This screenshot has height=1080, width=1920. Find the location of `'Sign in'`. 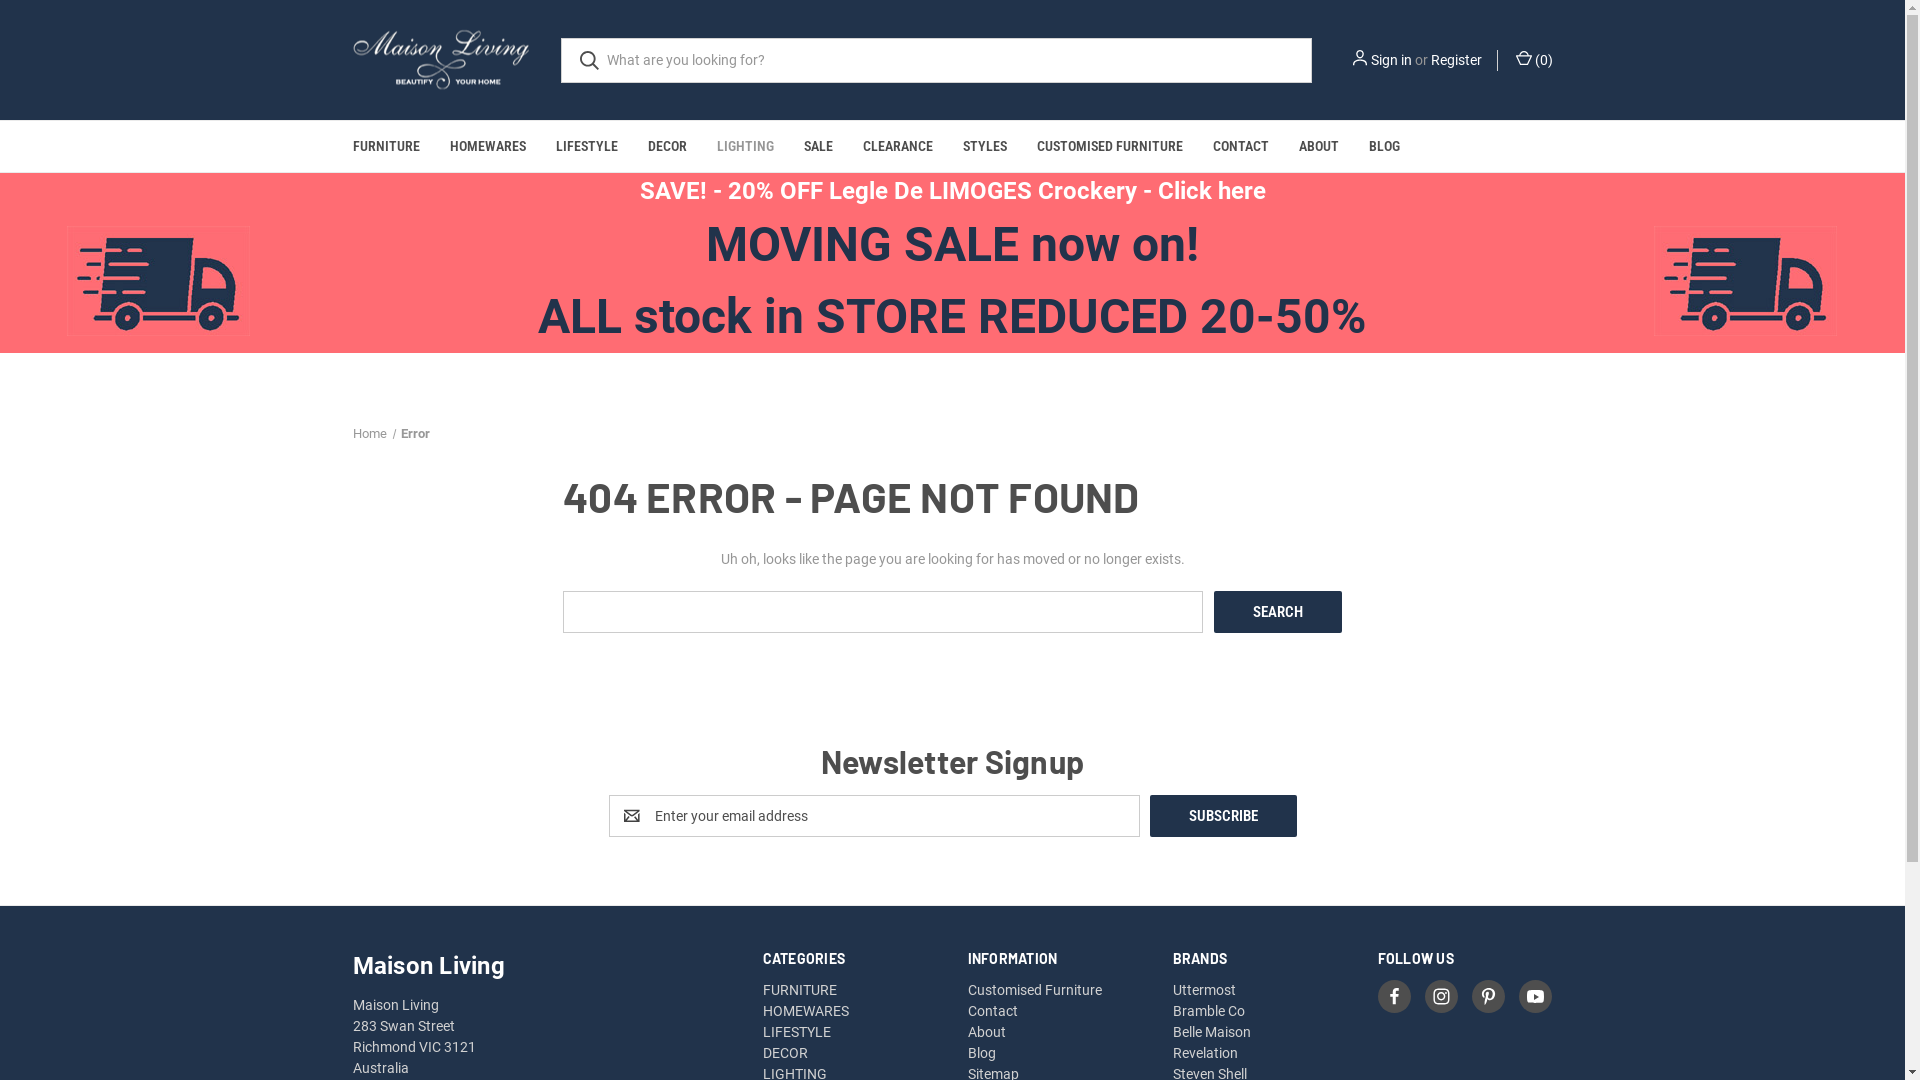

'Sign in' is located at coordinates (1389, 59).